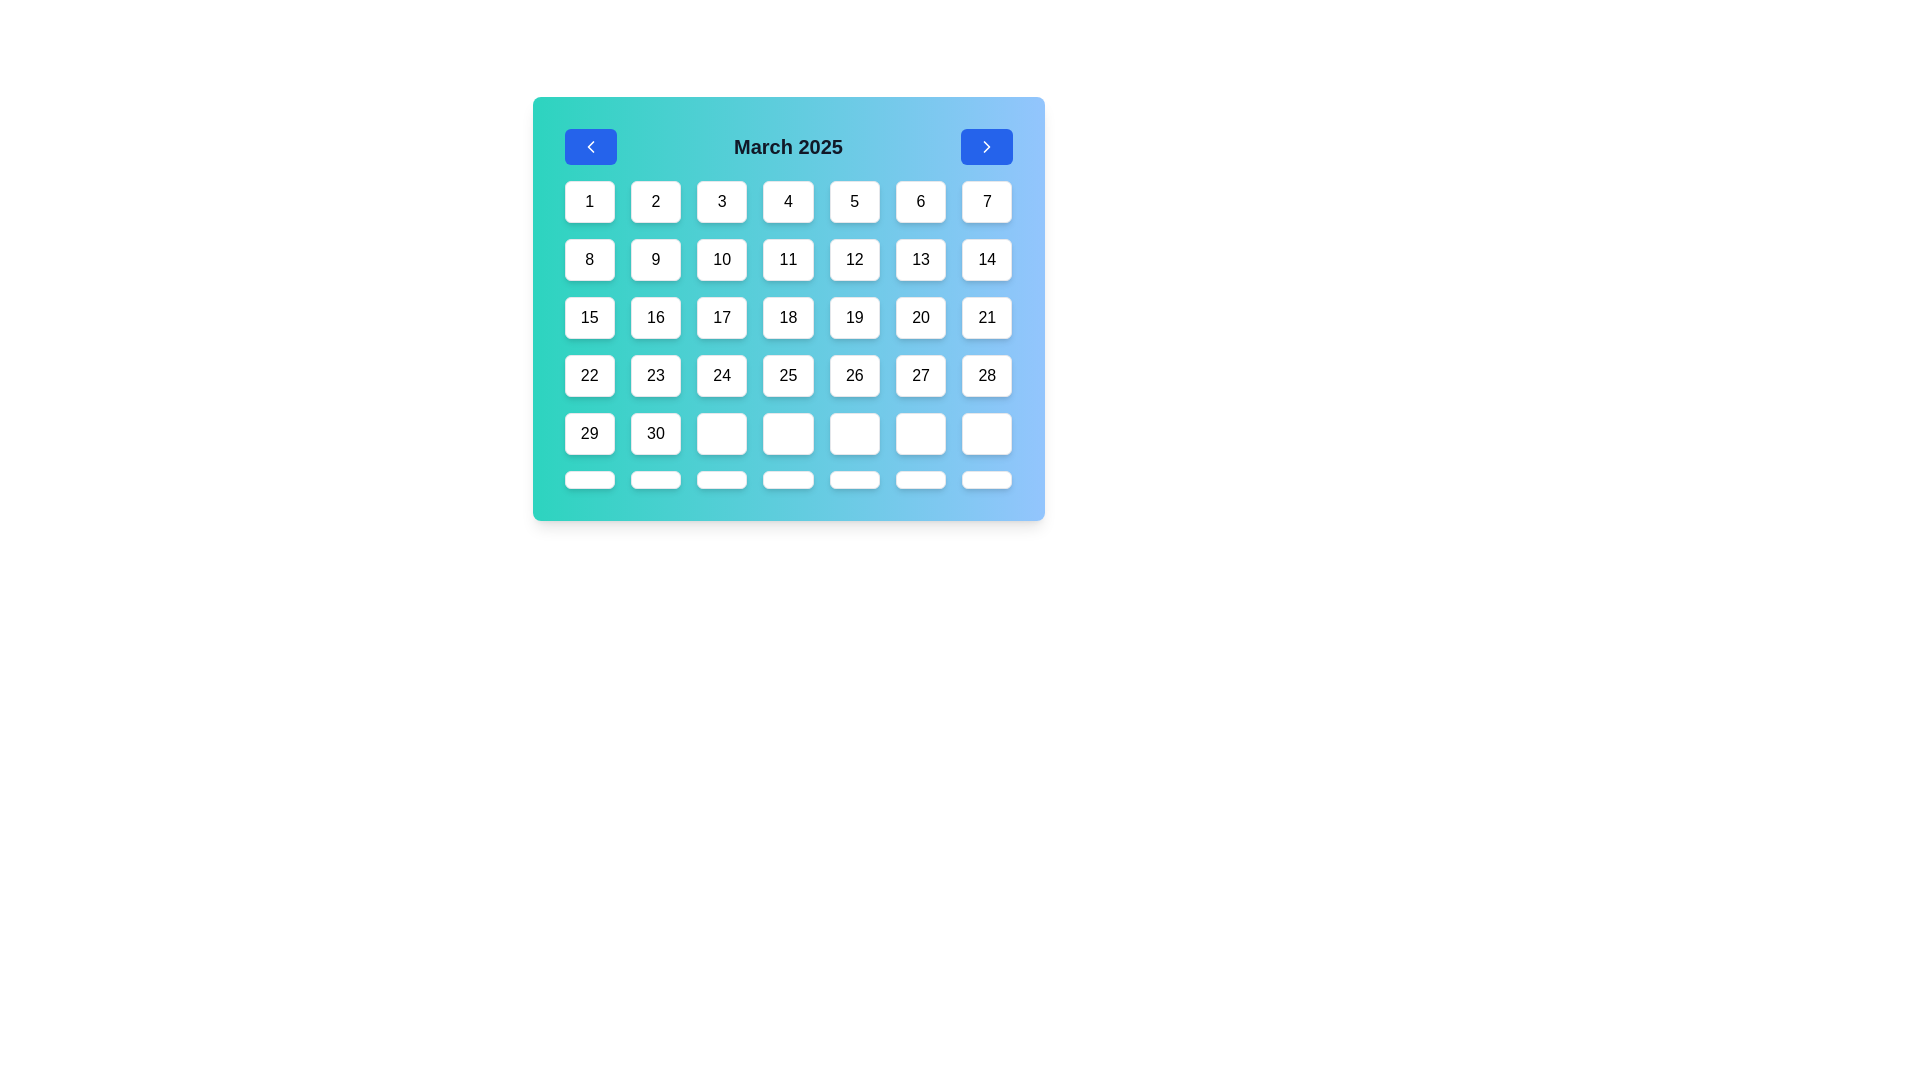 This screenshot has width=1920, height=1080. Describe the element at coordinates (854, 201) in the screenshot. I see `the grid cell located in the first row and fifth column, which displays the number '5' in bold font` at that location.